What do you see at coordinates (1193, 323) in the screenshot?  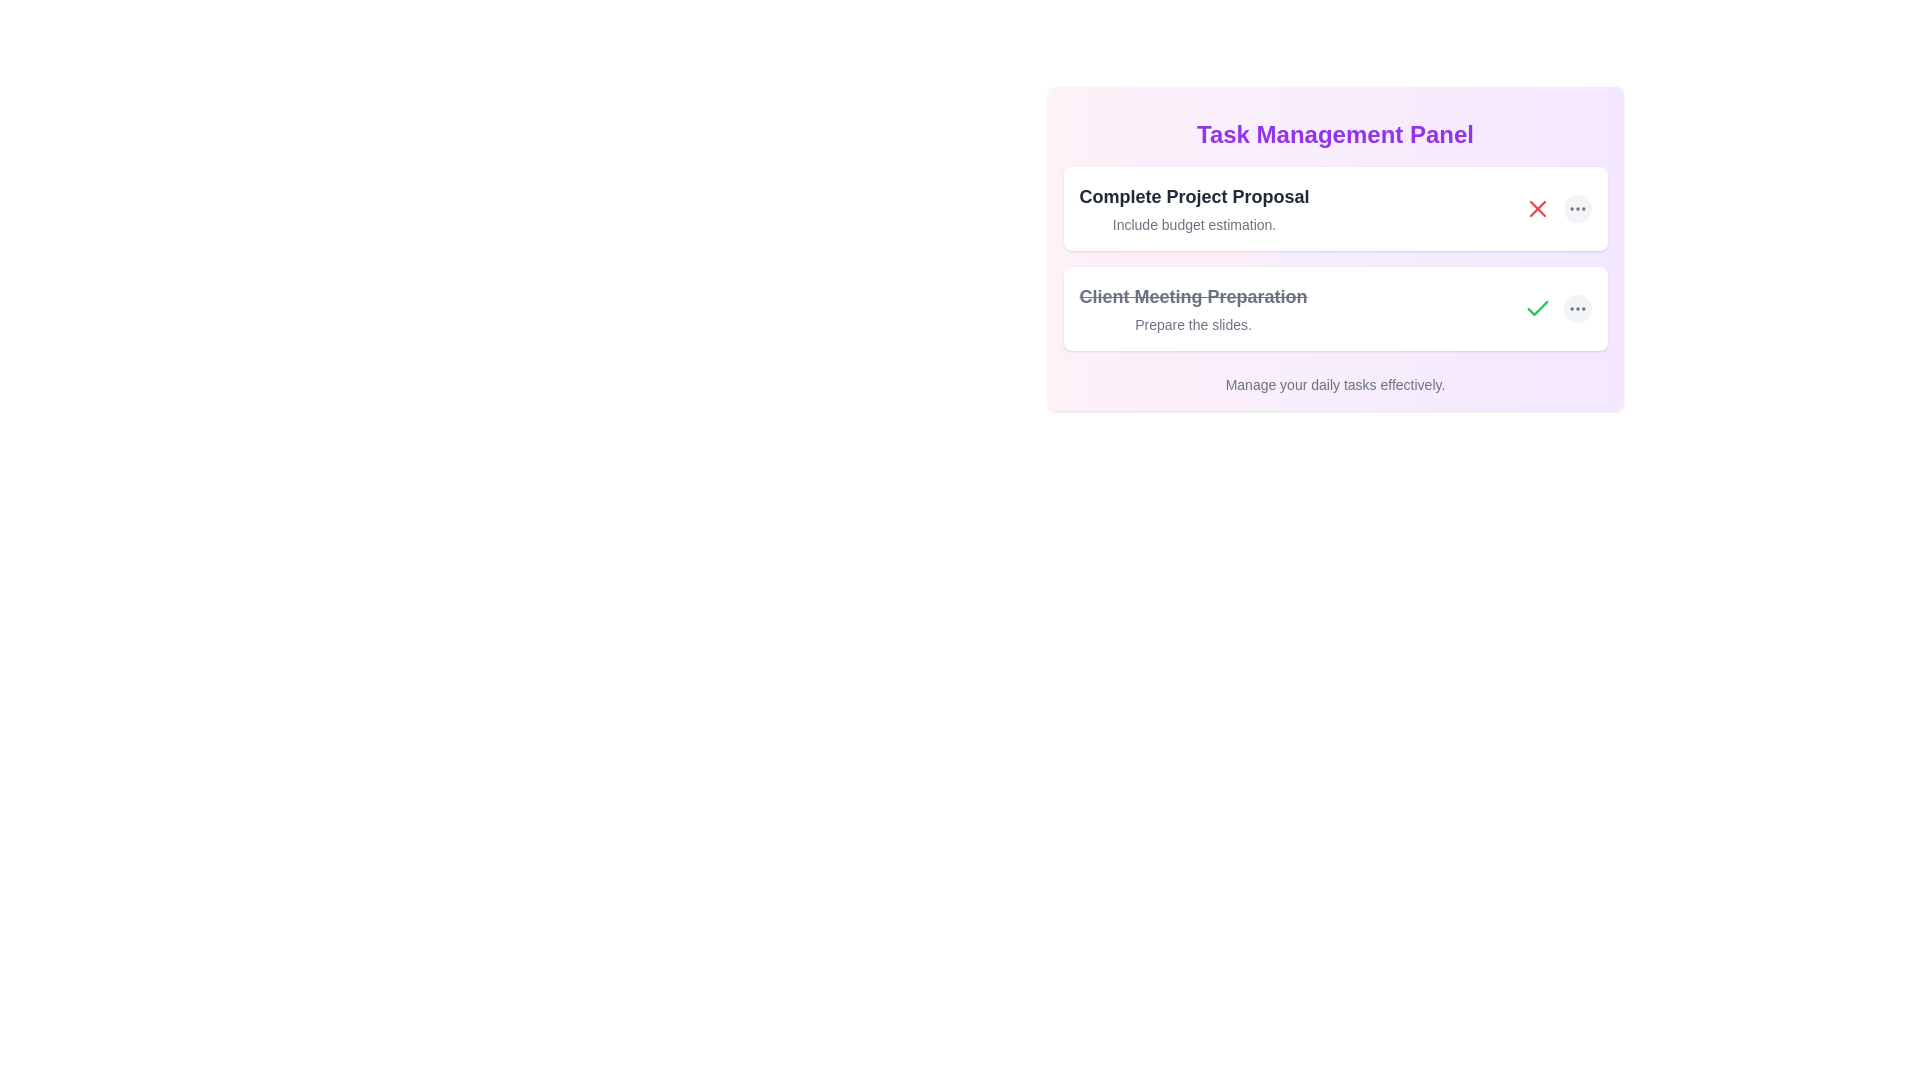 I see `the text element providing additional details about the task 'Client Meeting Preparation', which states 'Prepare the slides.'` at bounding box center [1193, 323].